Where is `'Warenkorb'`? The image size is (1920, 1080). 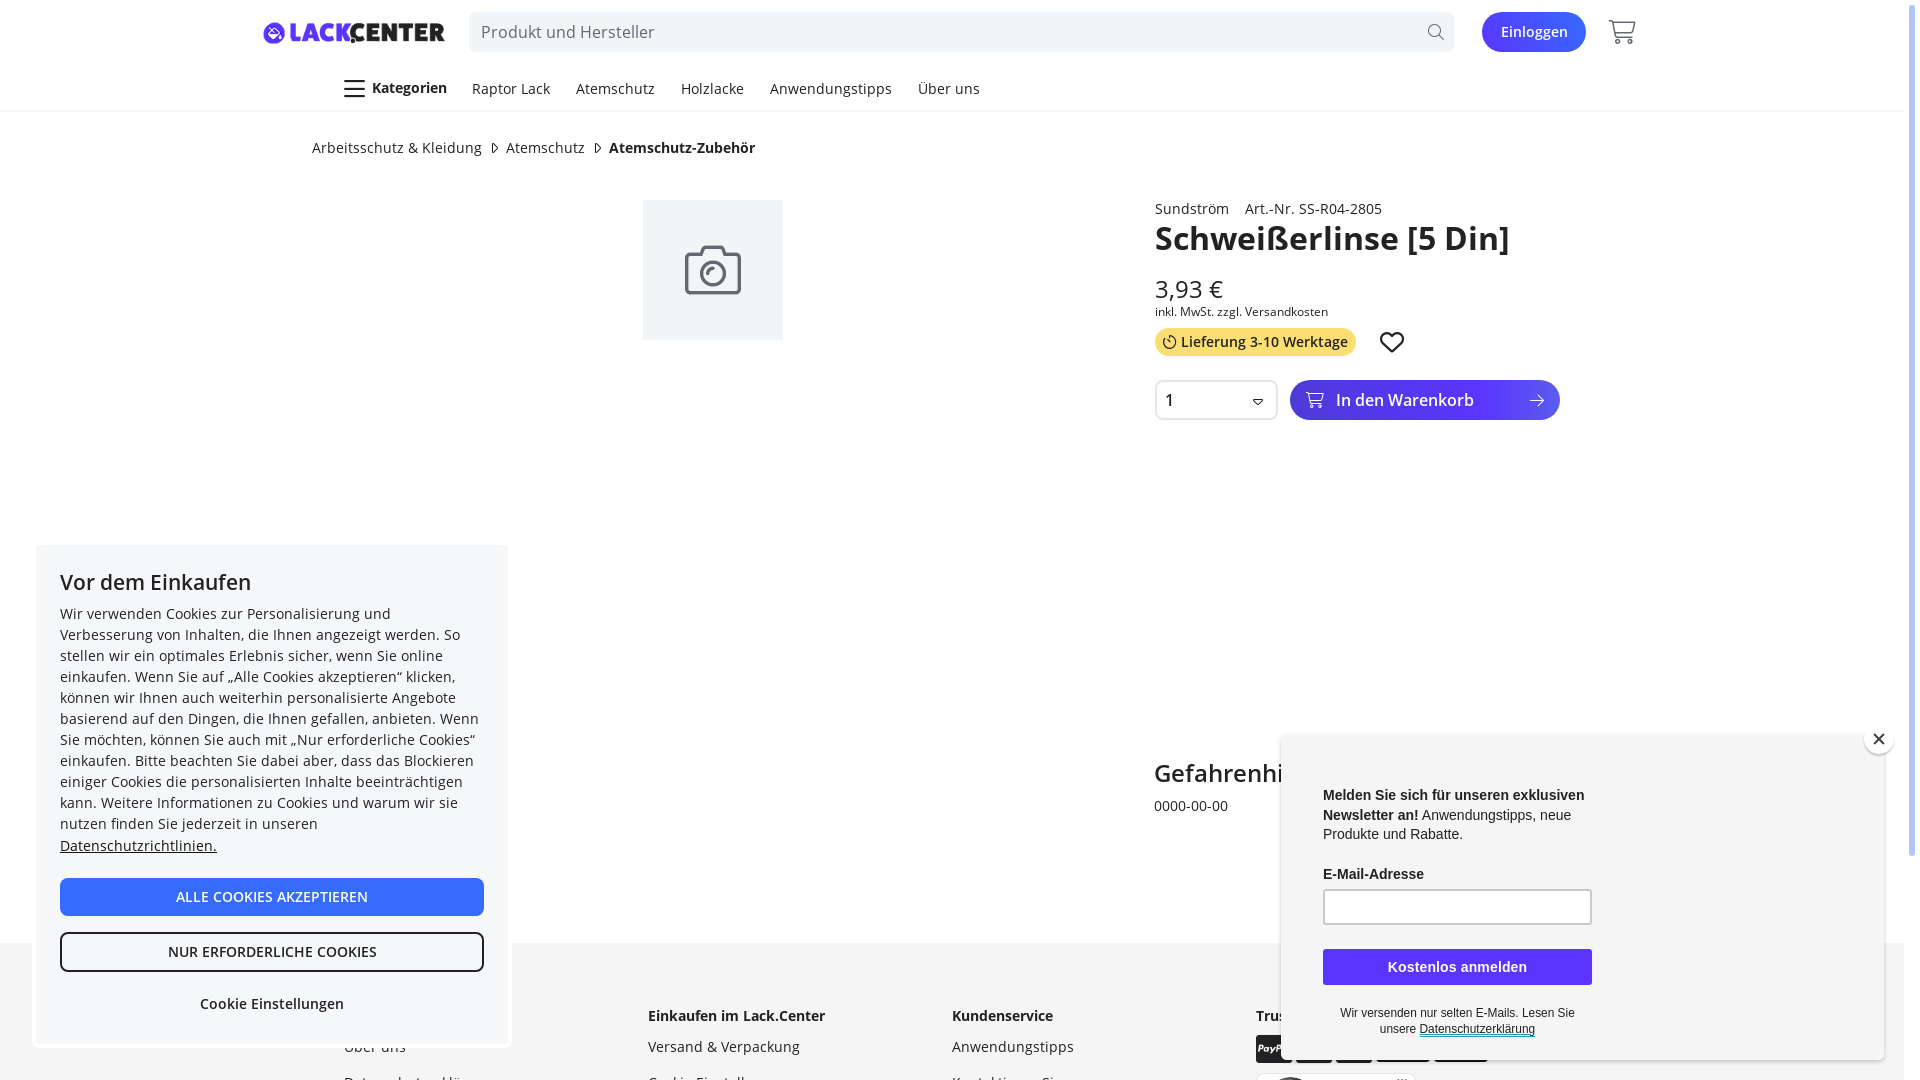 'Warenkorb' is located at coordinates (1622, 31).